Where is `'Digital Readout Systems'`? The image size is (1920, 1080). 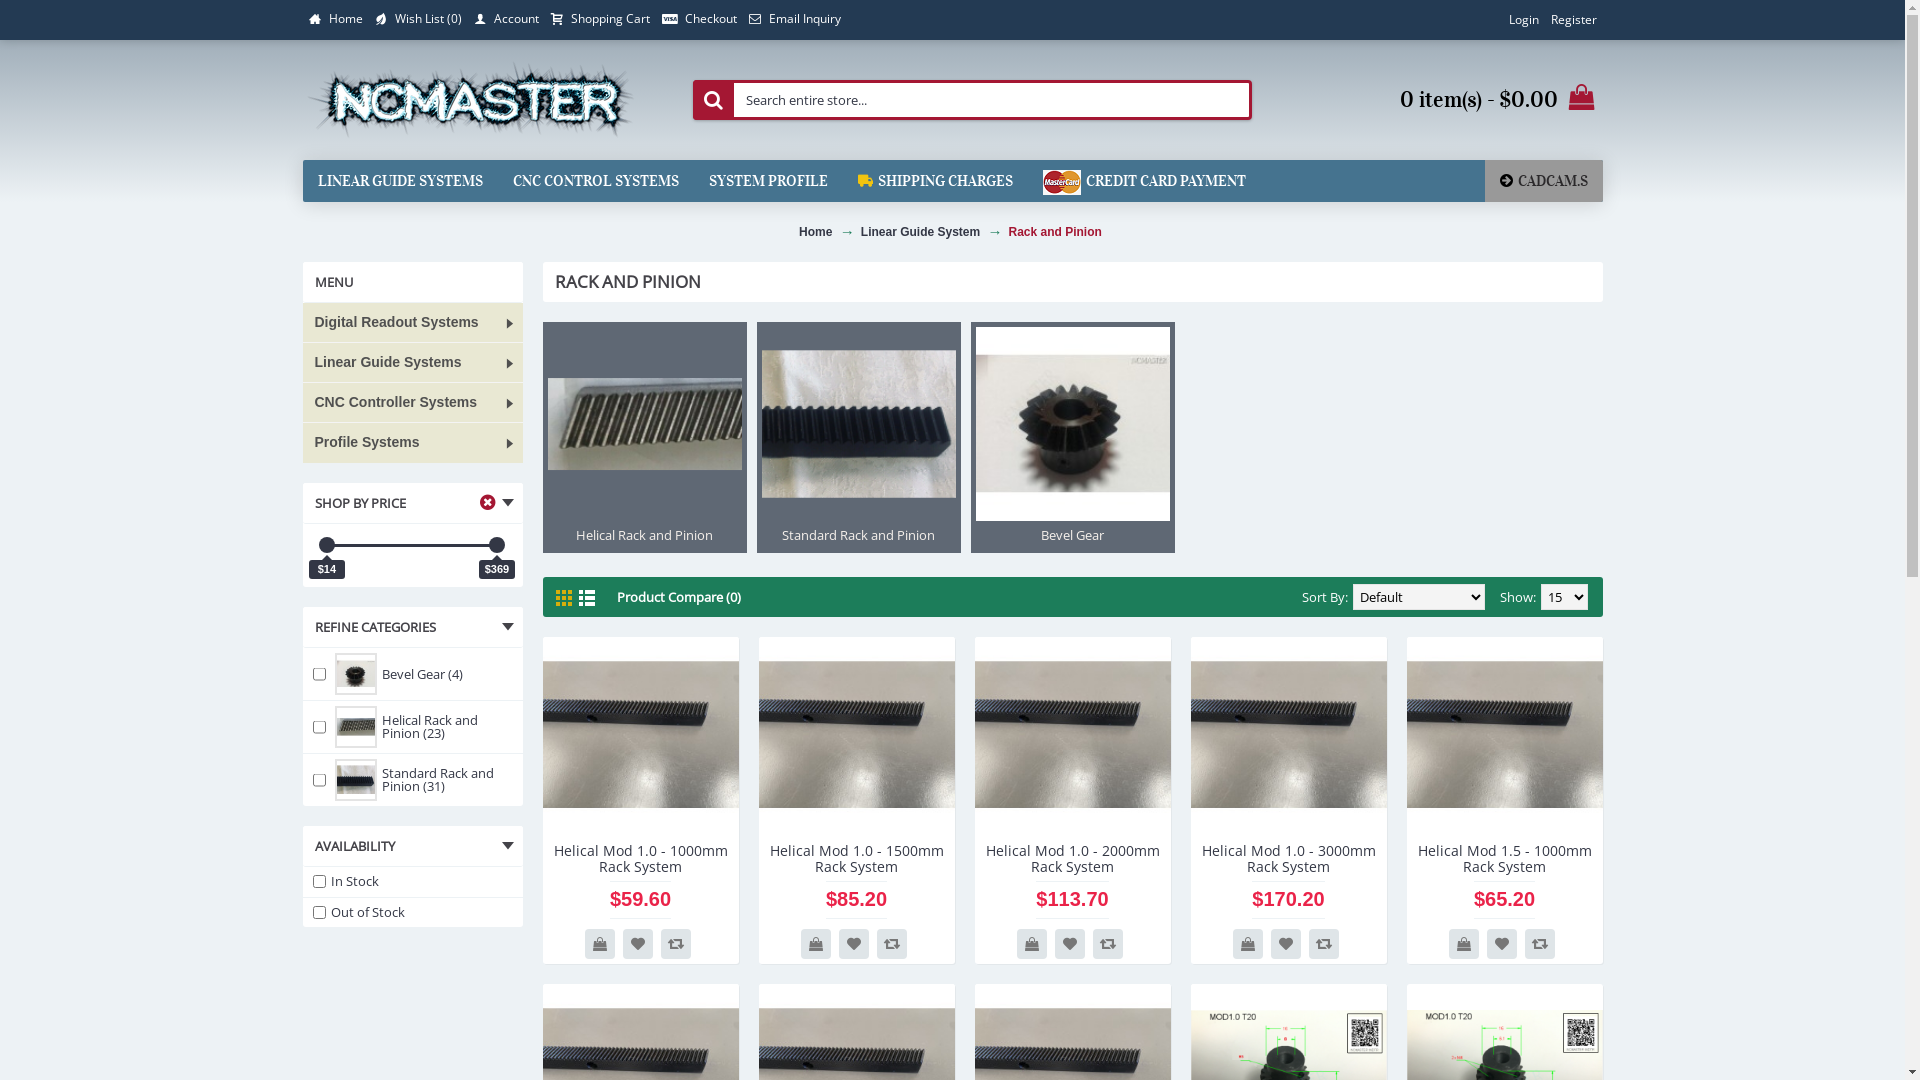 'Digital Readout Systems' is located at coordinates (411, 322).